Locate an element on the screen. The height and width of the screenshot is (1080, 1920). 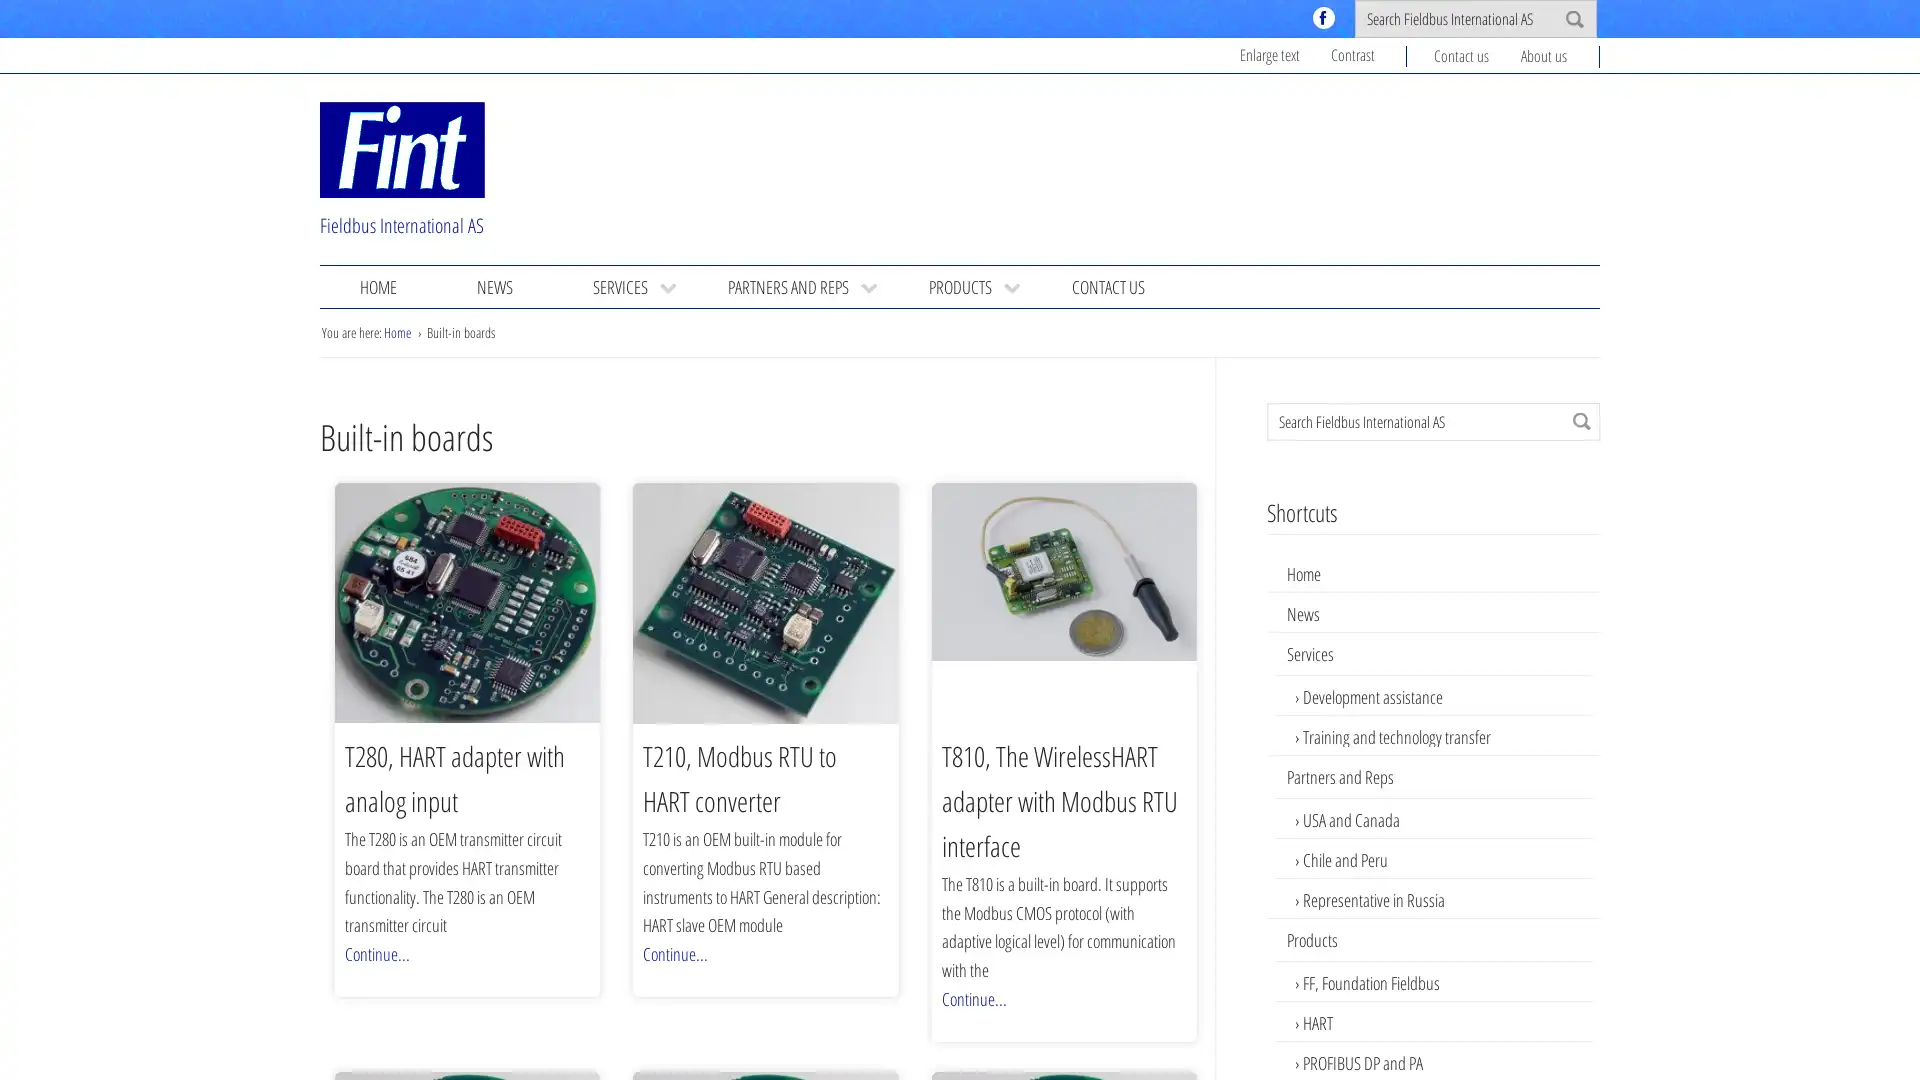
Search is located at coordinates (1573, 19).